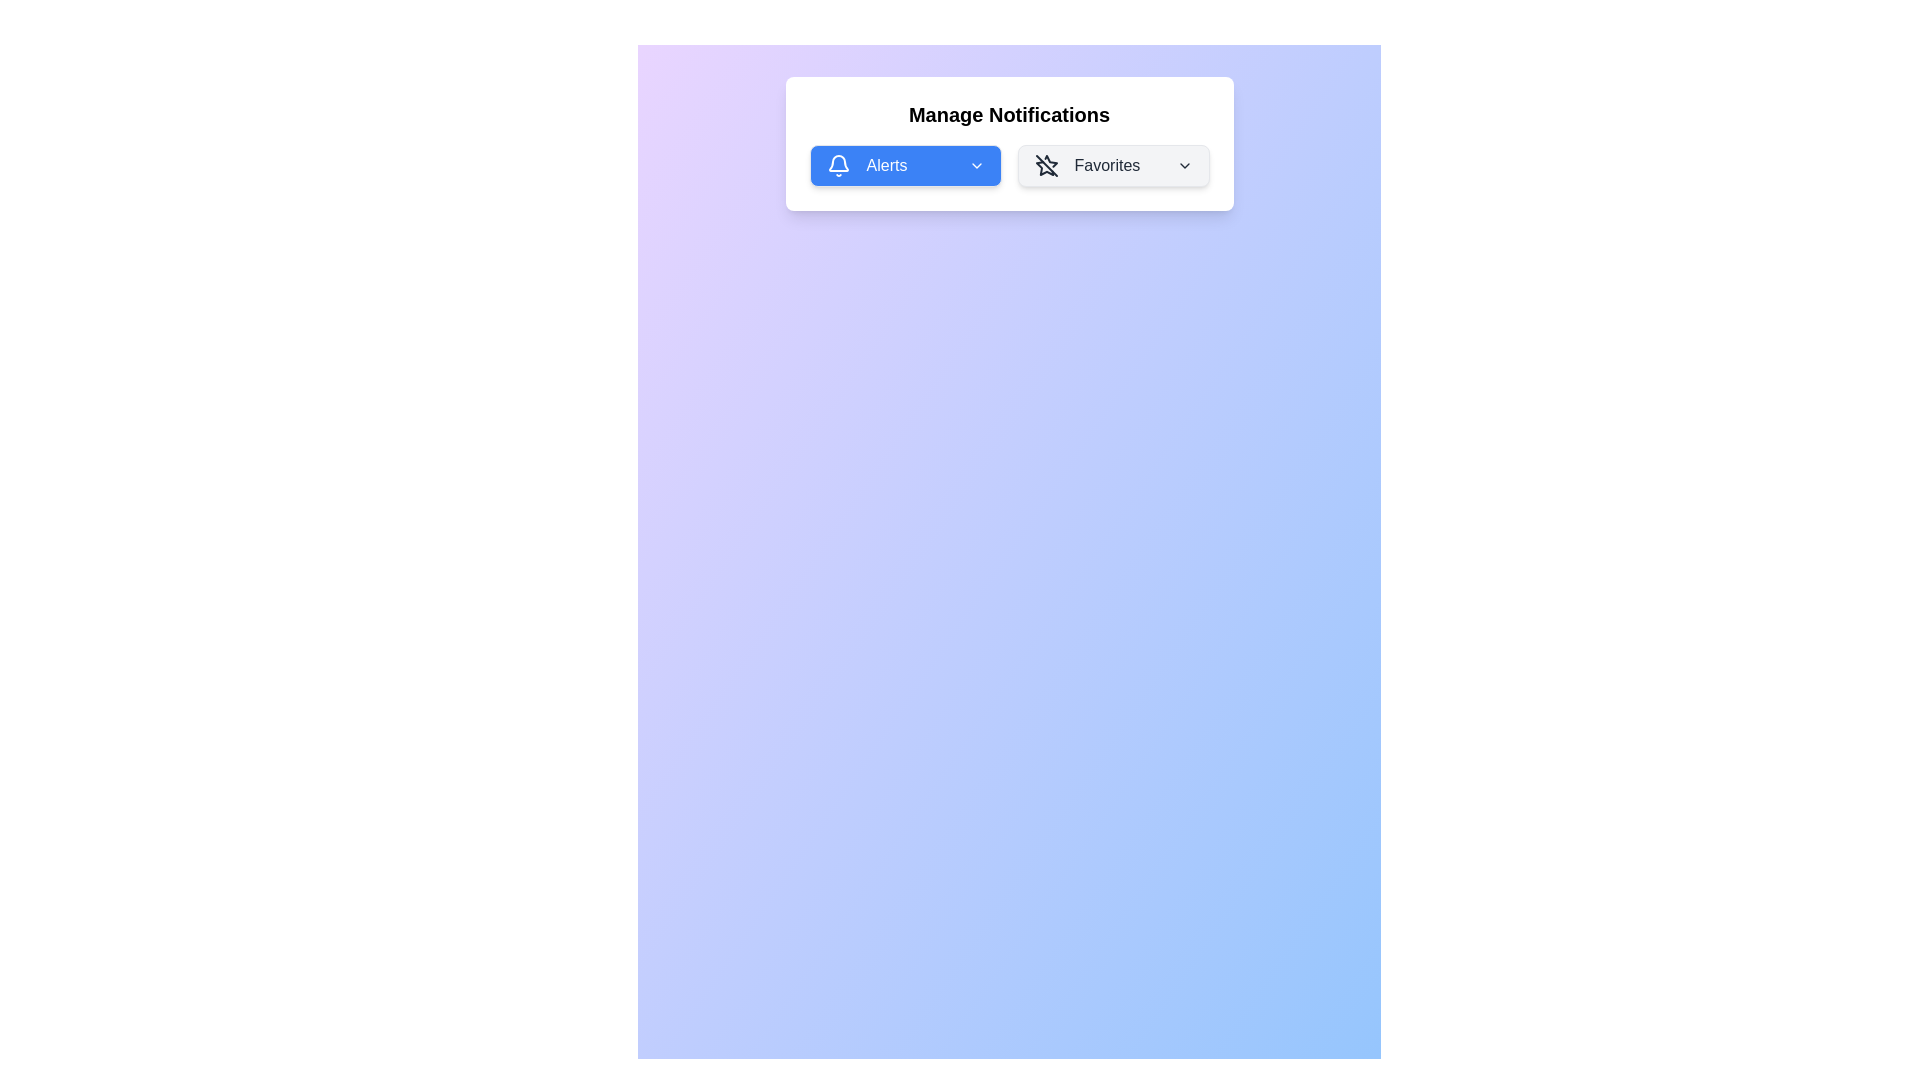 The image size is (1920, 1080). Describe the element at coordinates (1184, 164) in the screenshot. I see `the dropdown icon of the 'Favorites' button to expand the menu` at that location.